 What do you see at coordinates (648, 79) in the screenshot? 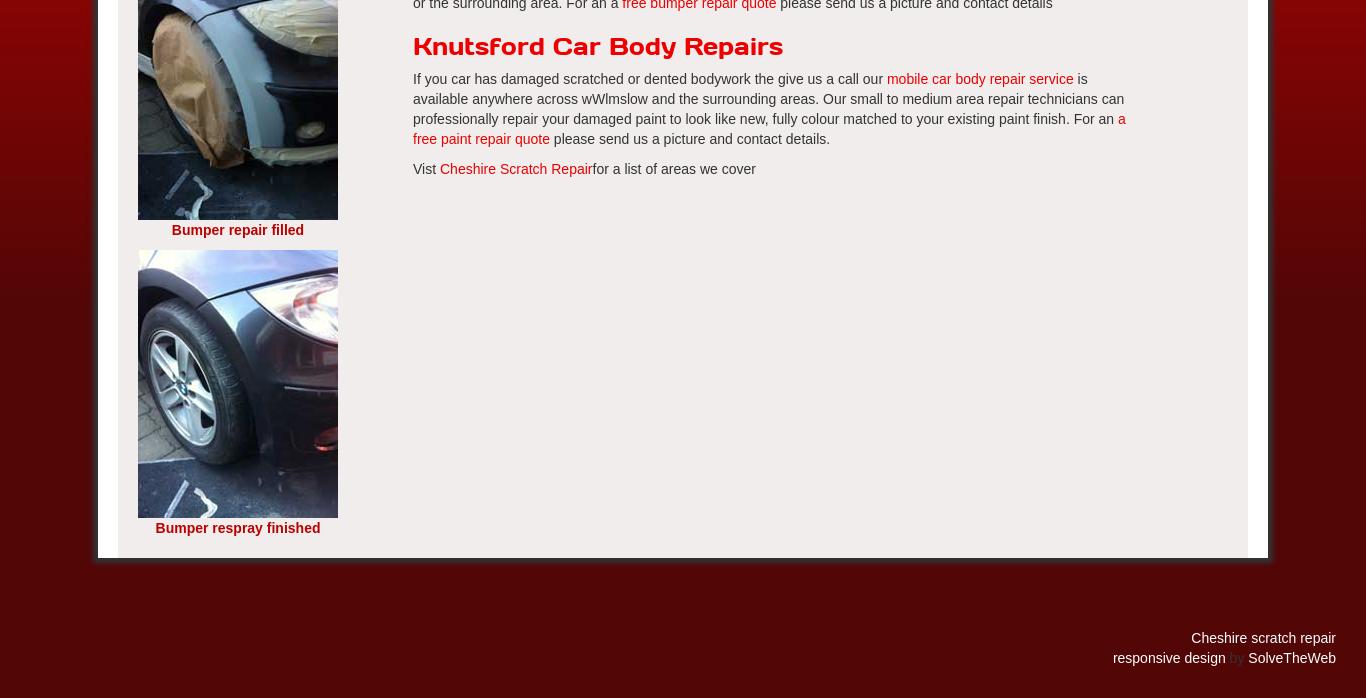
I see `'If you car has damaged scratched or dented bodywork  the give us a call  our'` at bounding box center [648, 79].